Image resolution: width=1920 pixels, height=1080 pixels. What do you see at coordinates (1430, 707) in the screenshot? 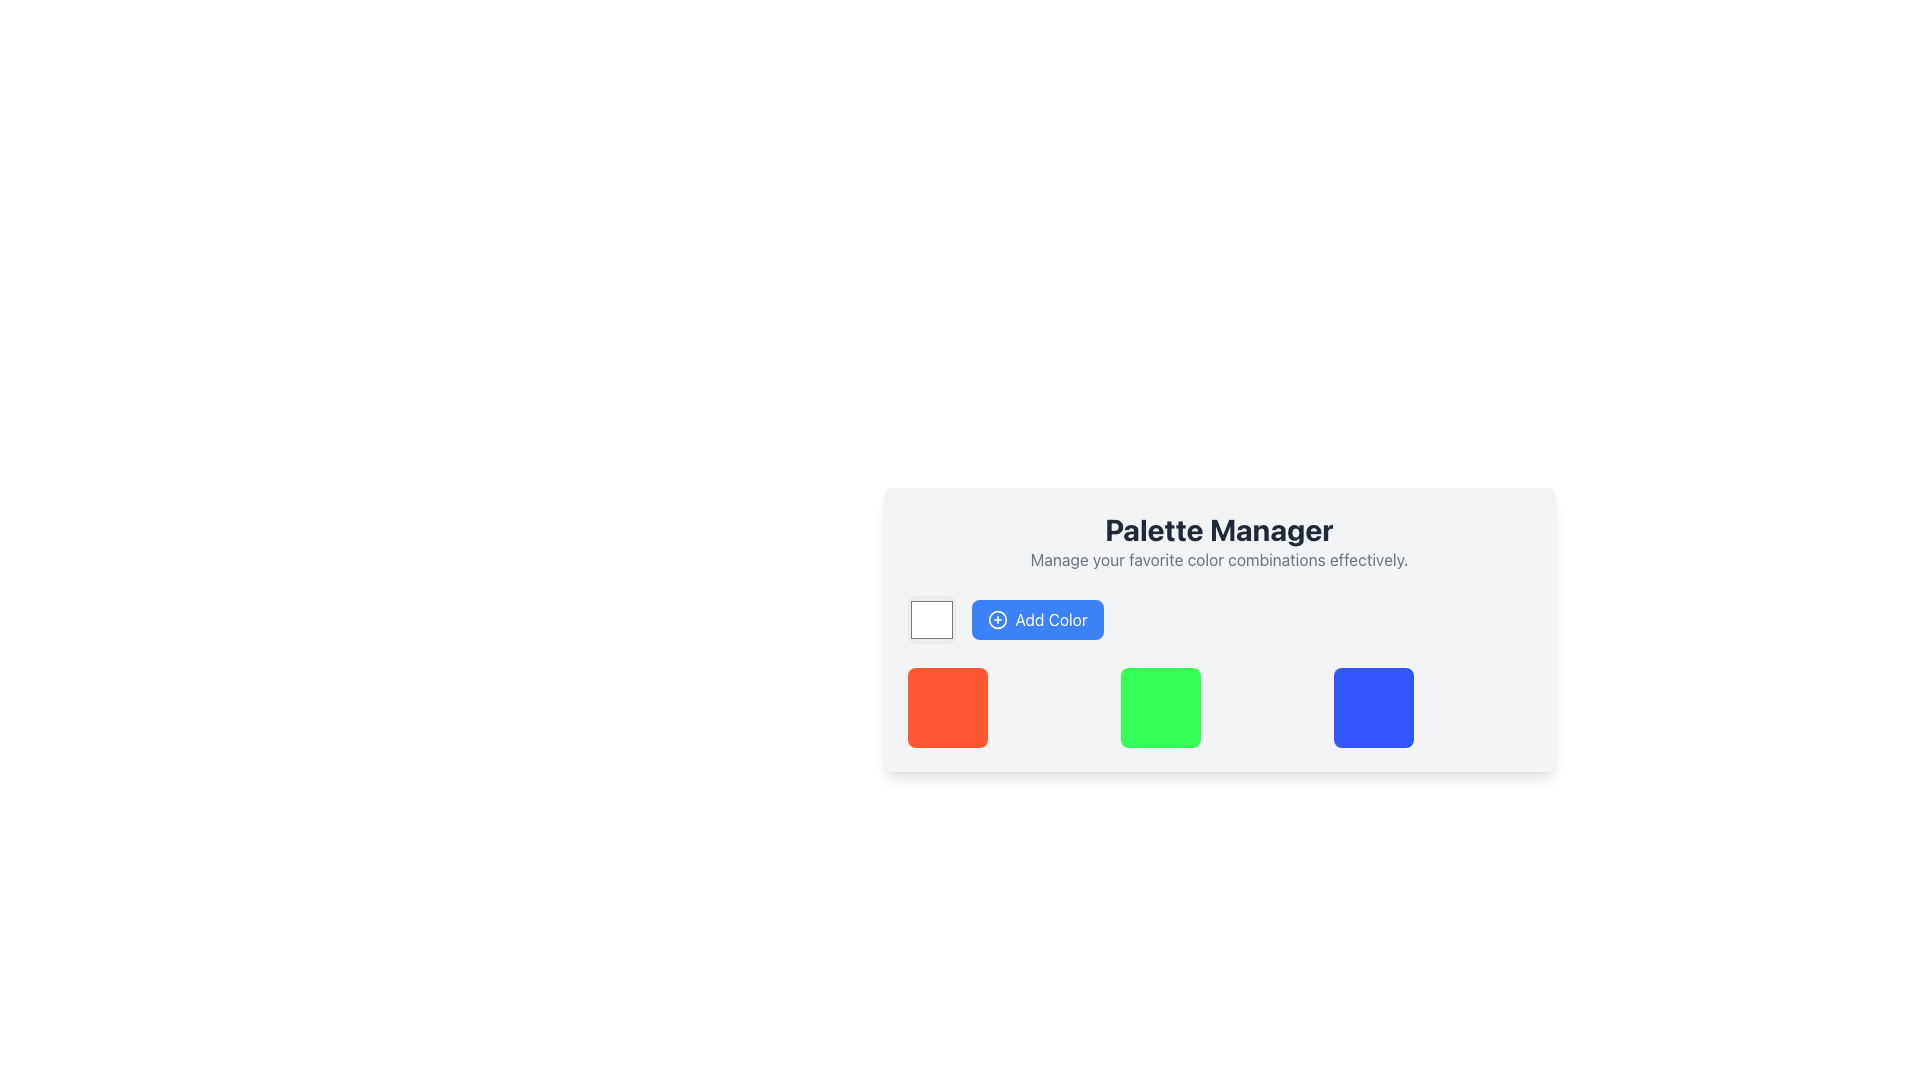
I see `the color block on the far right side of the grid row under 'Palette Manager'` at bounding box center [1430, 707].